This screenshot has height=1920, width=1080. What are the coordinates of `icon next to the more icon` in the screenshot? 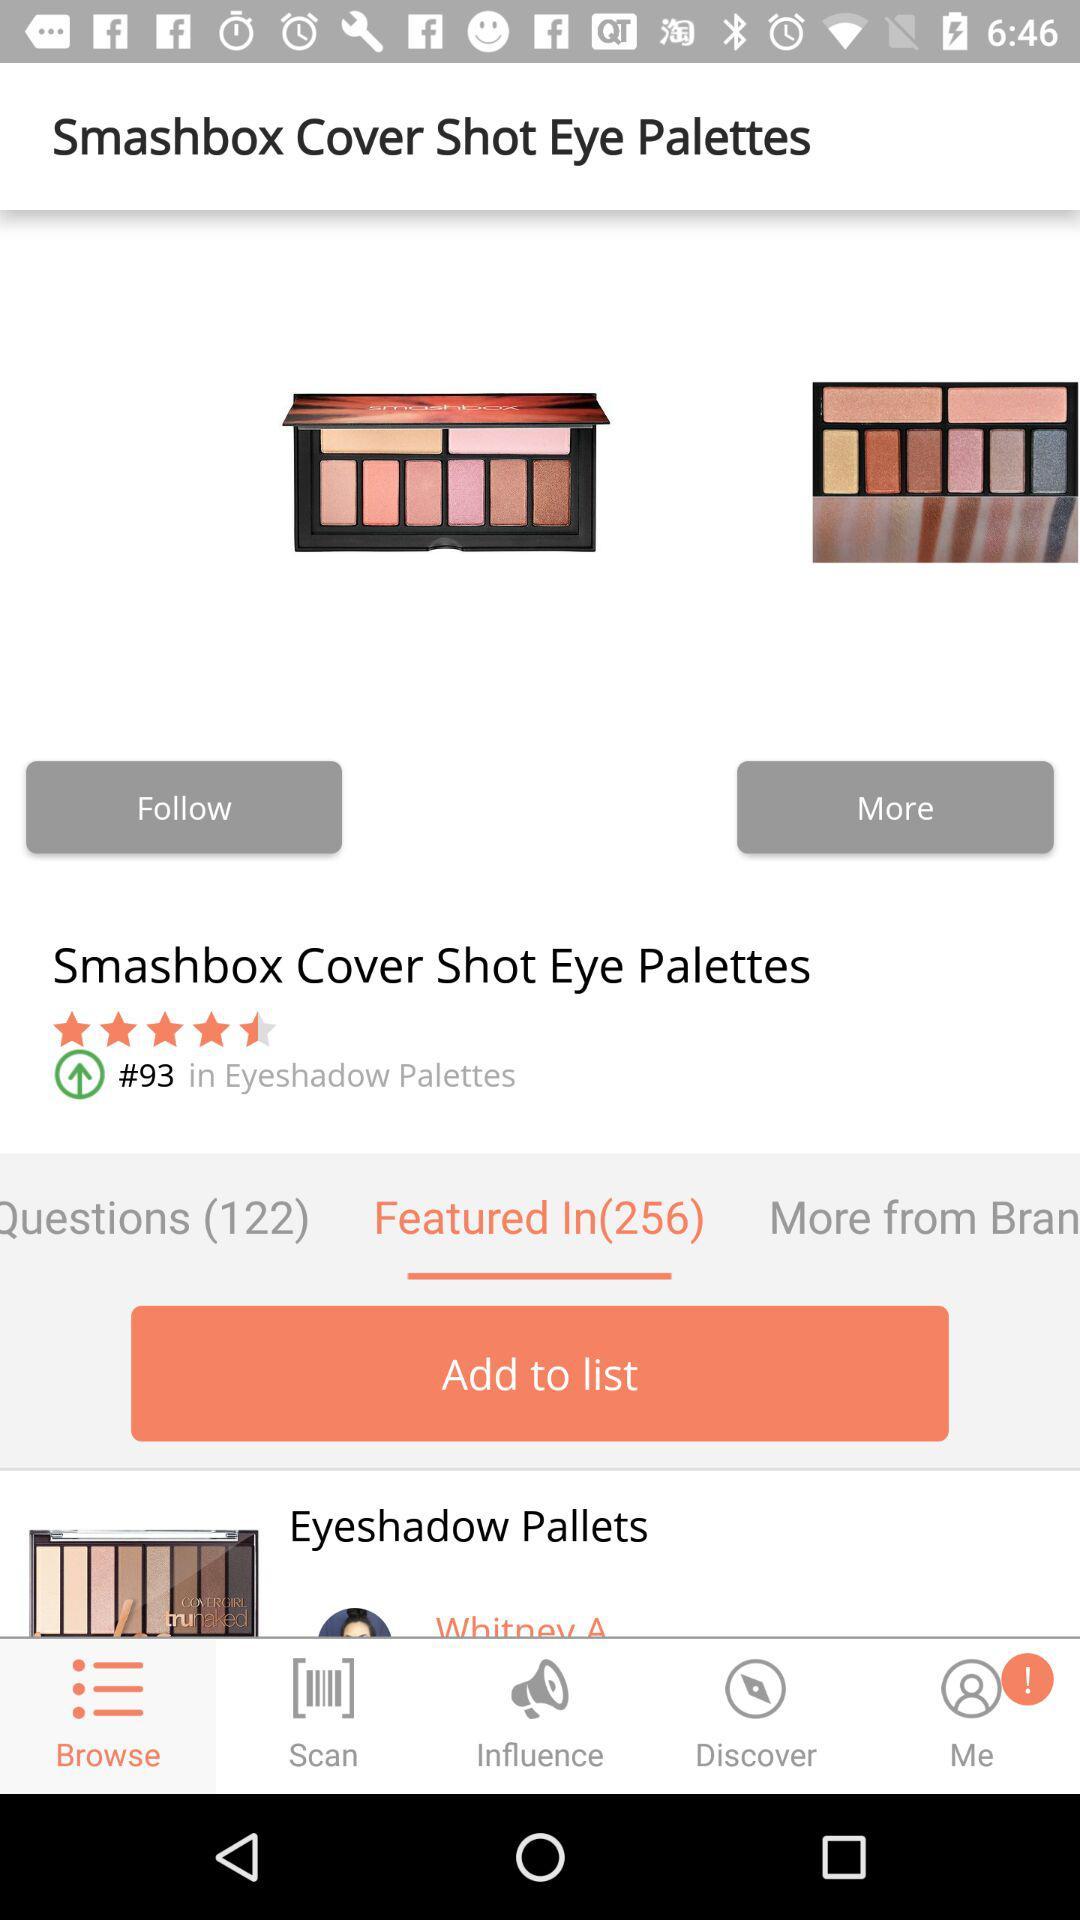 It's located at (184, 807).